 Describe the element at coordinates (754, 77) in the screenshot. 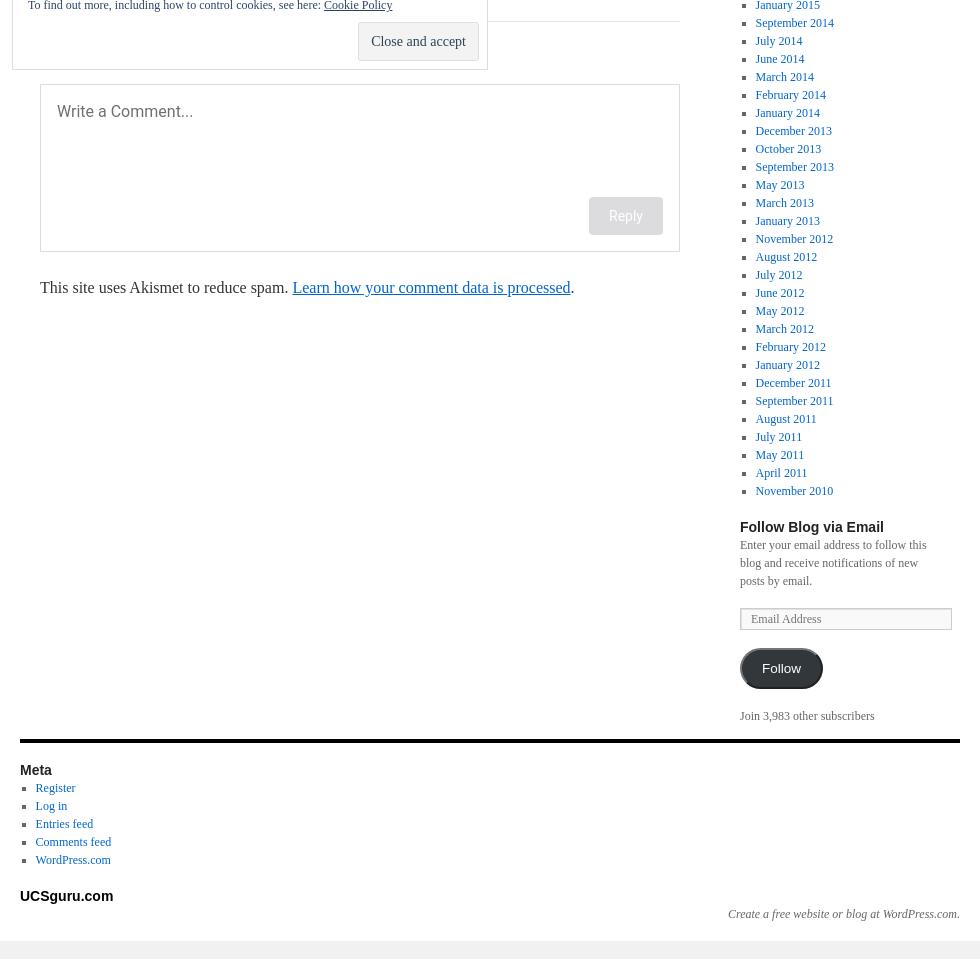

I see `'March 2014'` at that location.